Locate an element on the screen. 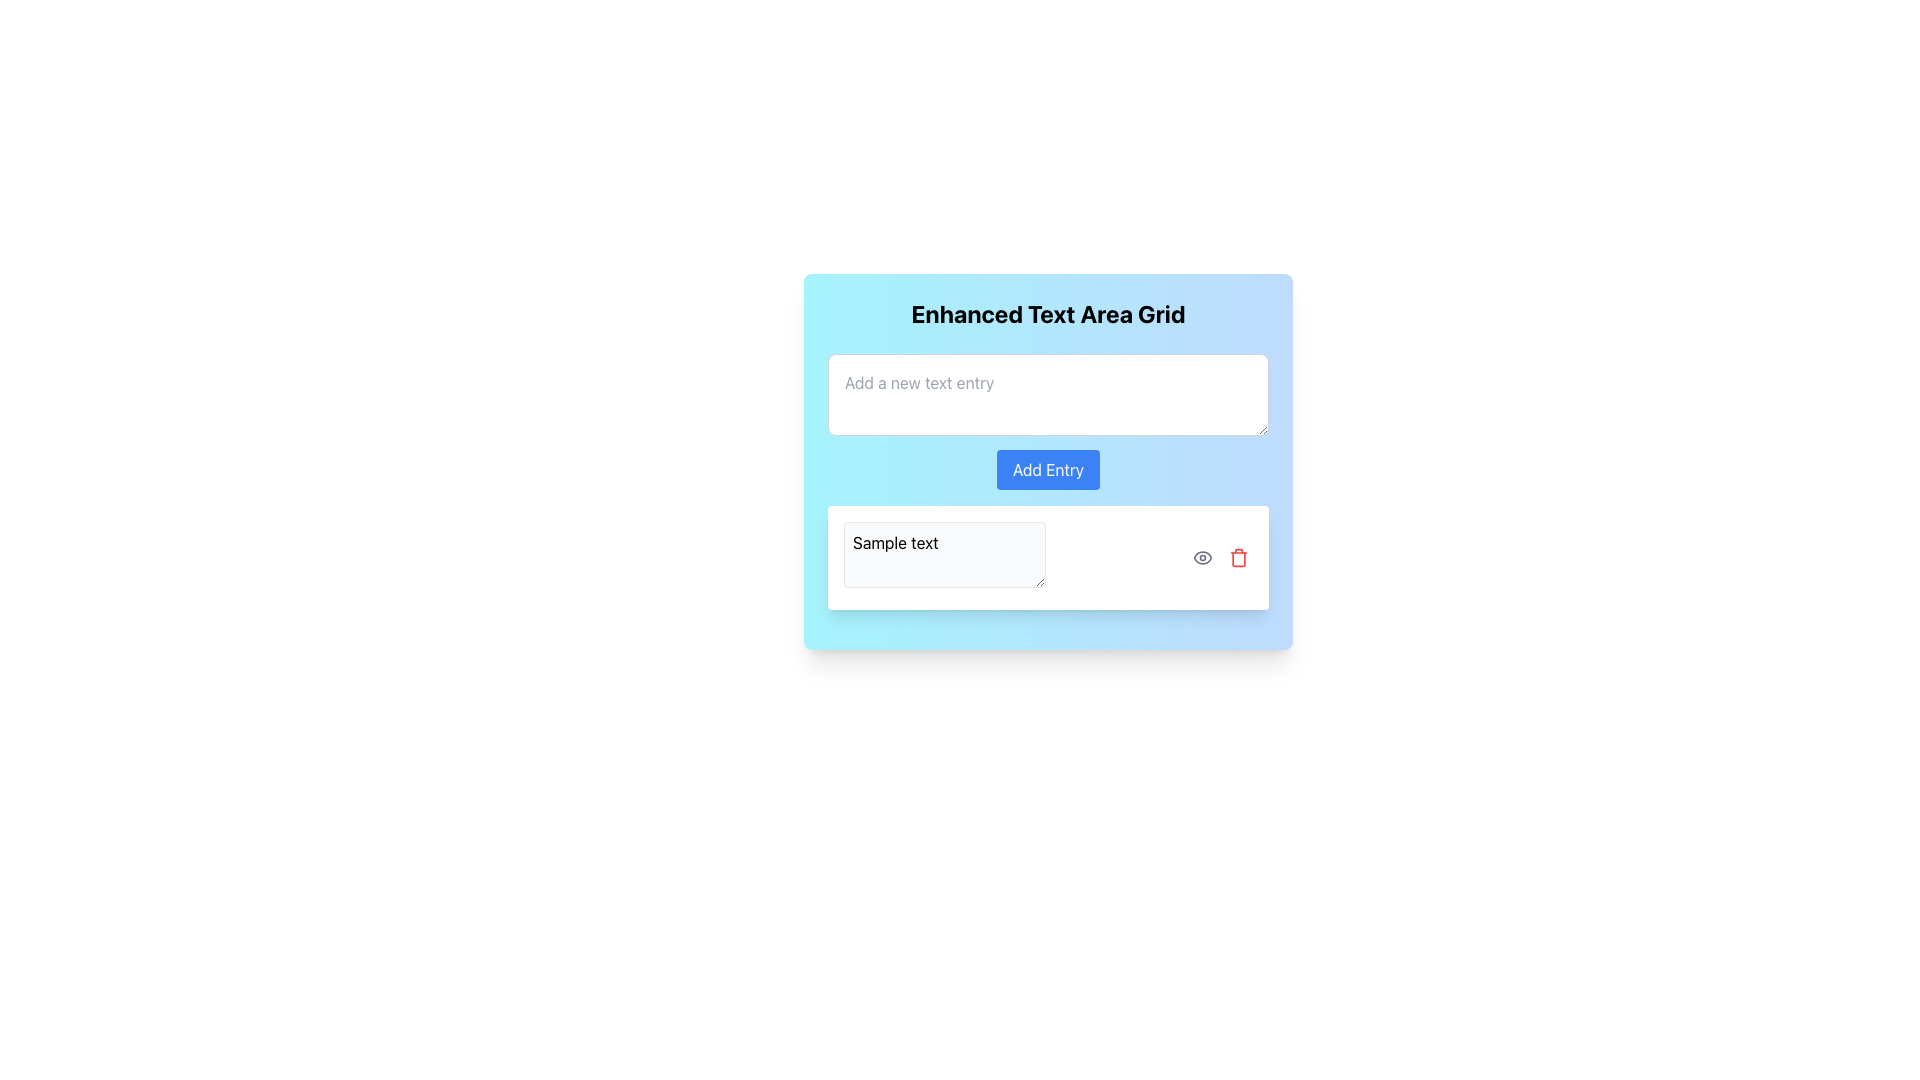 This screenshot has height=1080, width=1920. the trash icon, which is the red icon on the right side of the composite UI element containing two interactive buttons, to confirm the delete action is located at coordinates (1219, 558).